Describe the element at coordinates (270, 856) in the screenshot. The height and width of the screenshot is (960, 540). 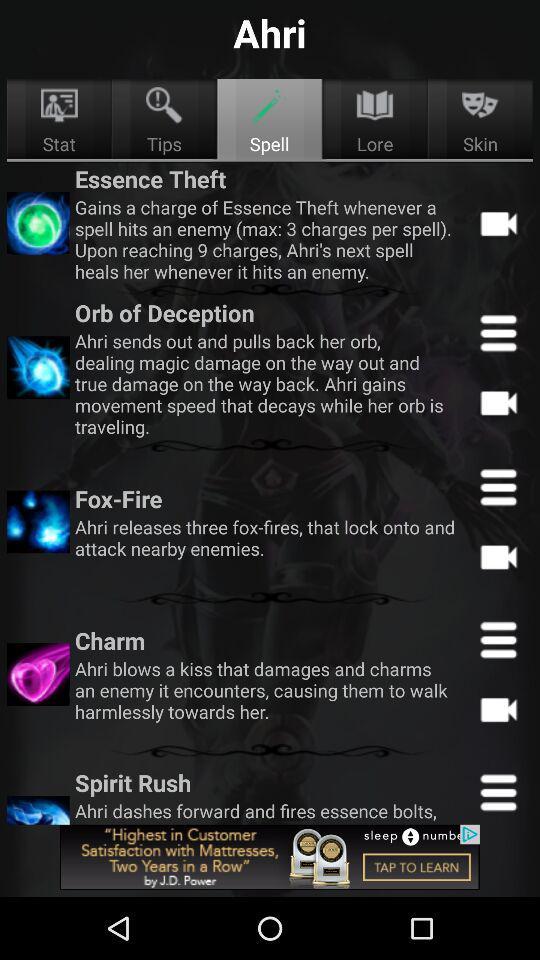
I see `the advertised website` at that location.